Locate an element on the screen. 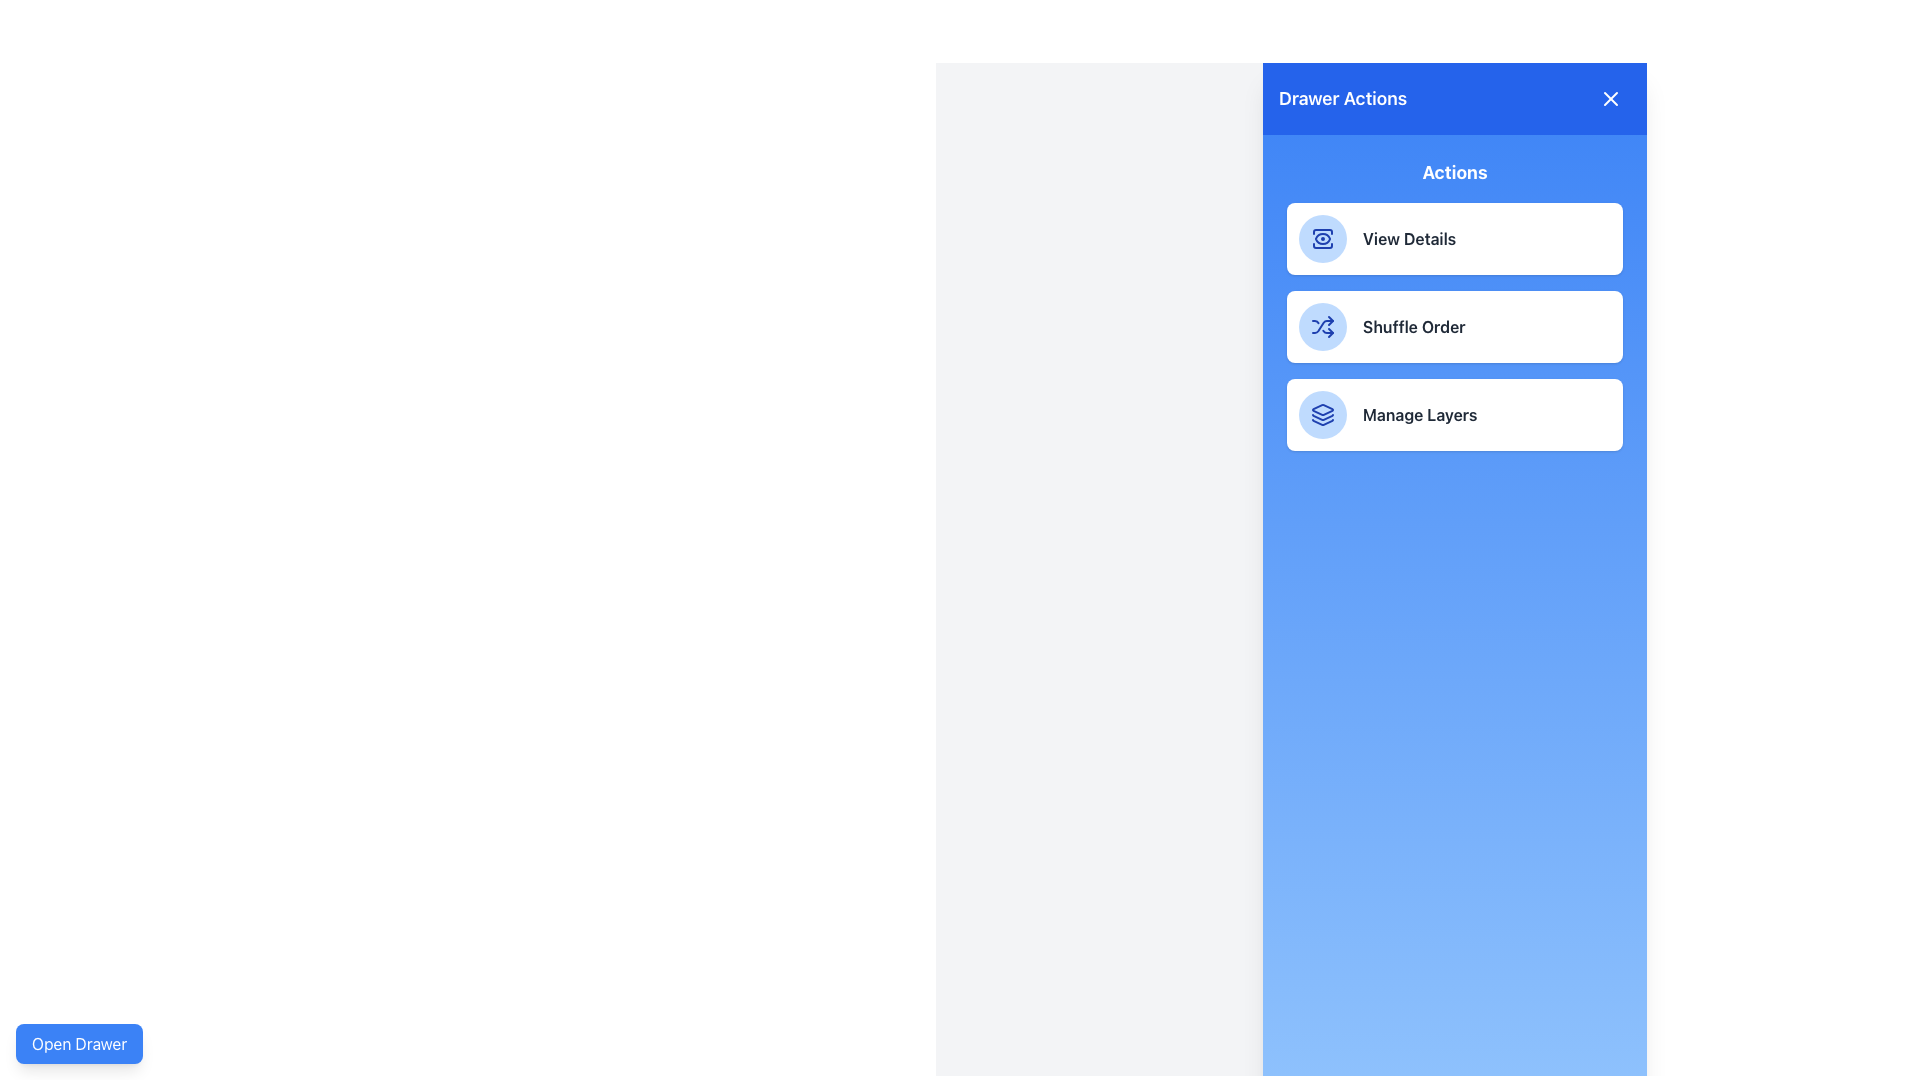 The width and height of the screenshot is (1920, 1080). the icon-based button with a light blue background and layered shapes icon is located at coordinates (1323, 414).